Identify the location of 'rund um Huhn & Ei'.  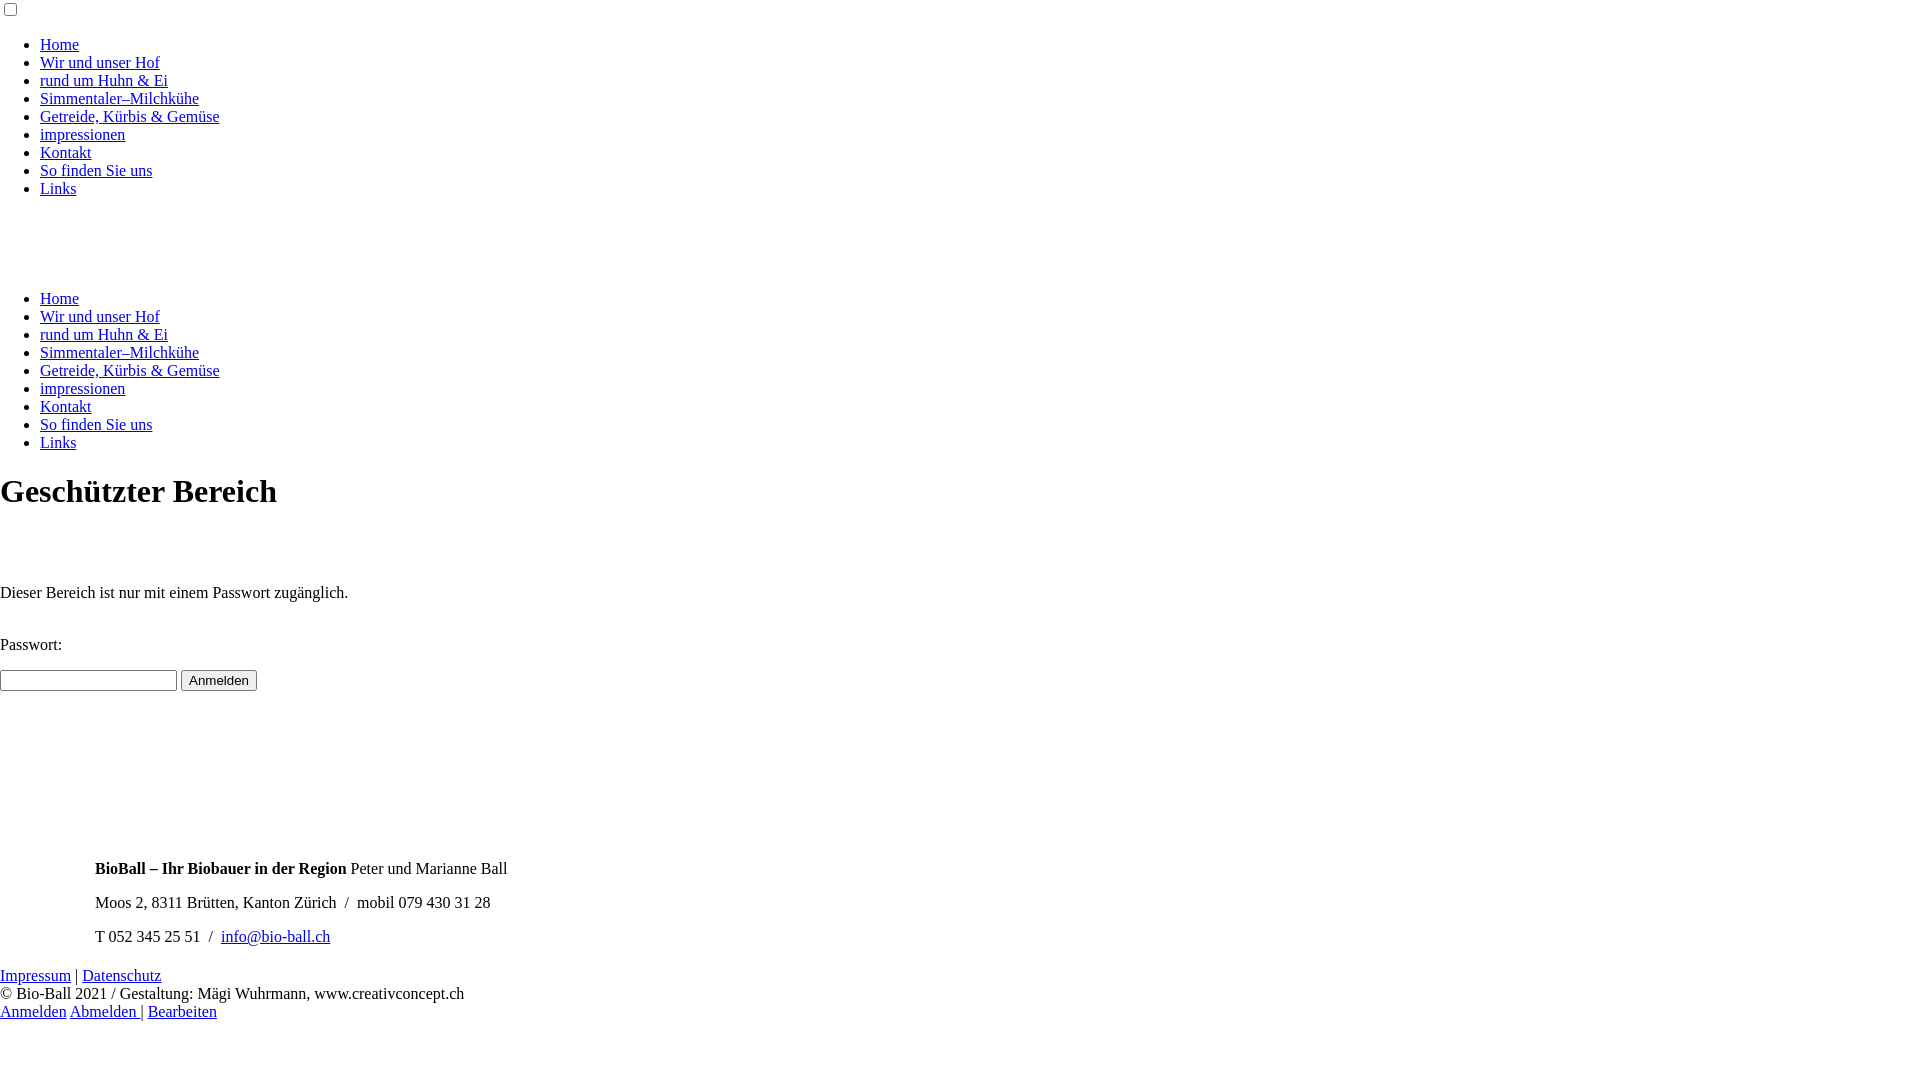
(103, 333).